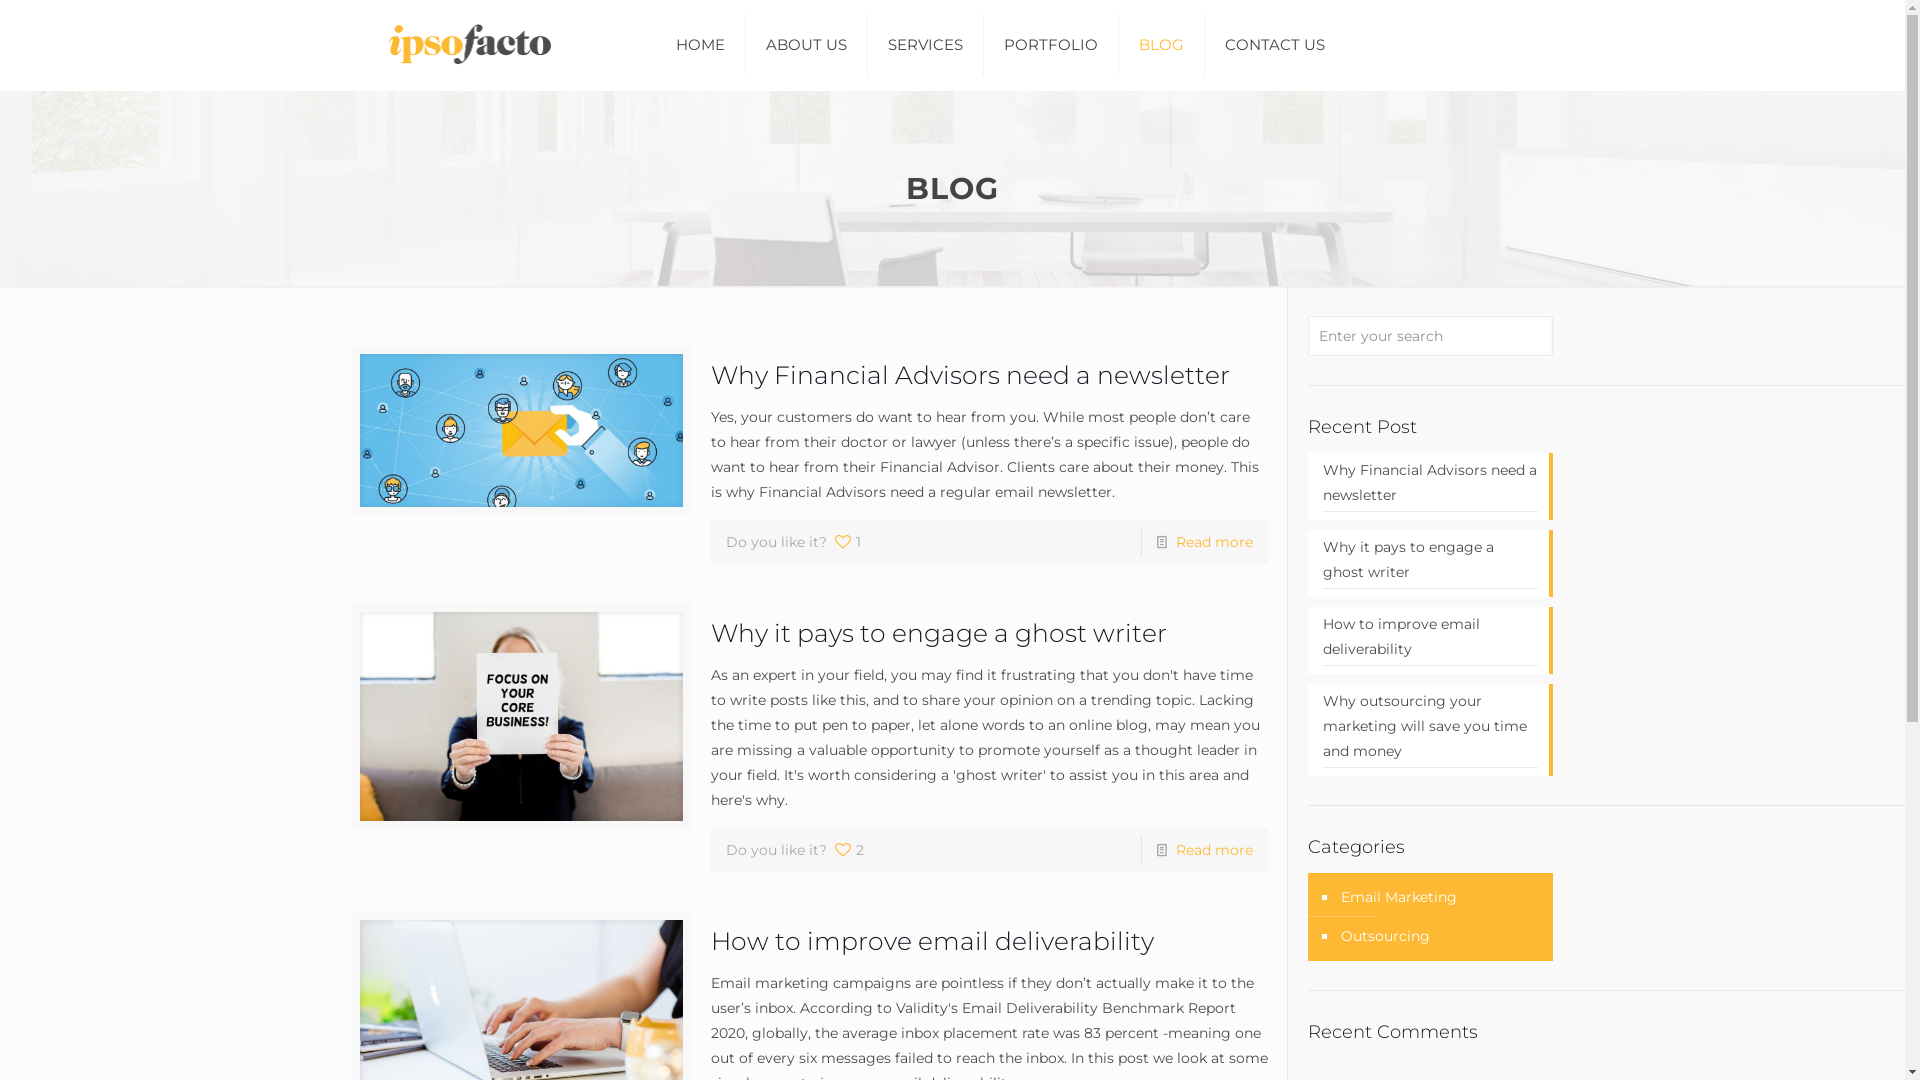 The image size is (1920, 1080). What do you see at coordinates (806, 45) in the screenshot?
I see `'ABOUT US'` at bounding box center [806, 45].